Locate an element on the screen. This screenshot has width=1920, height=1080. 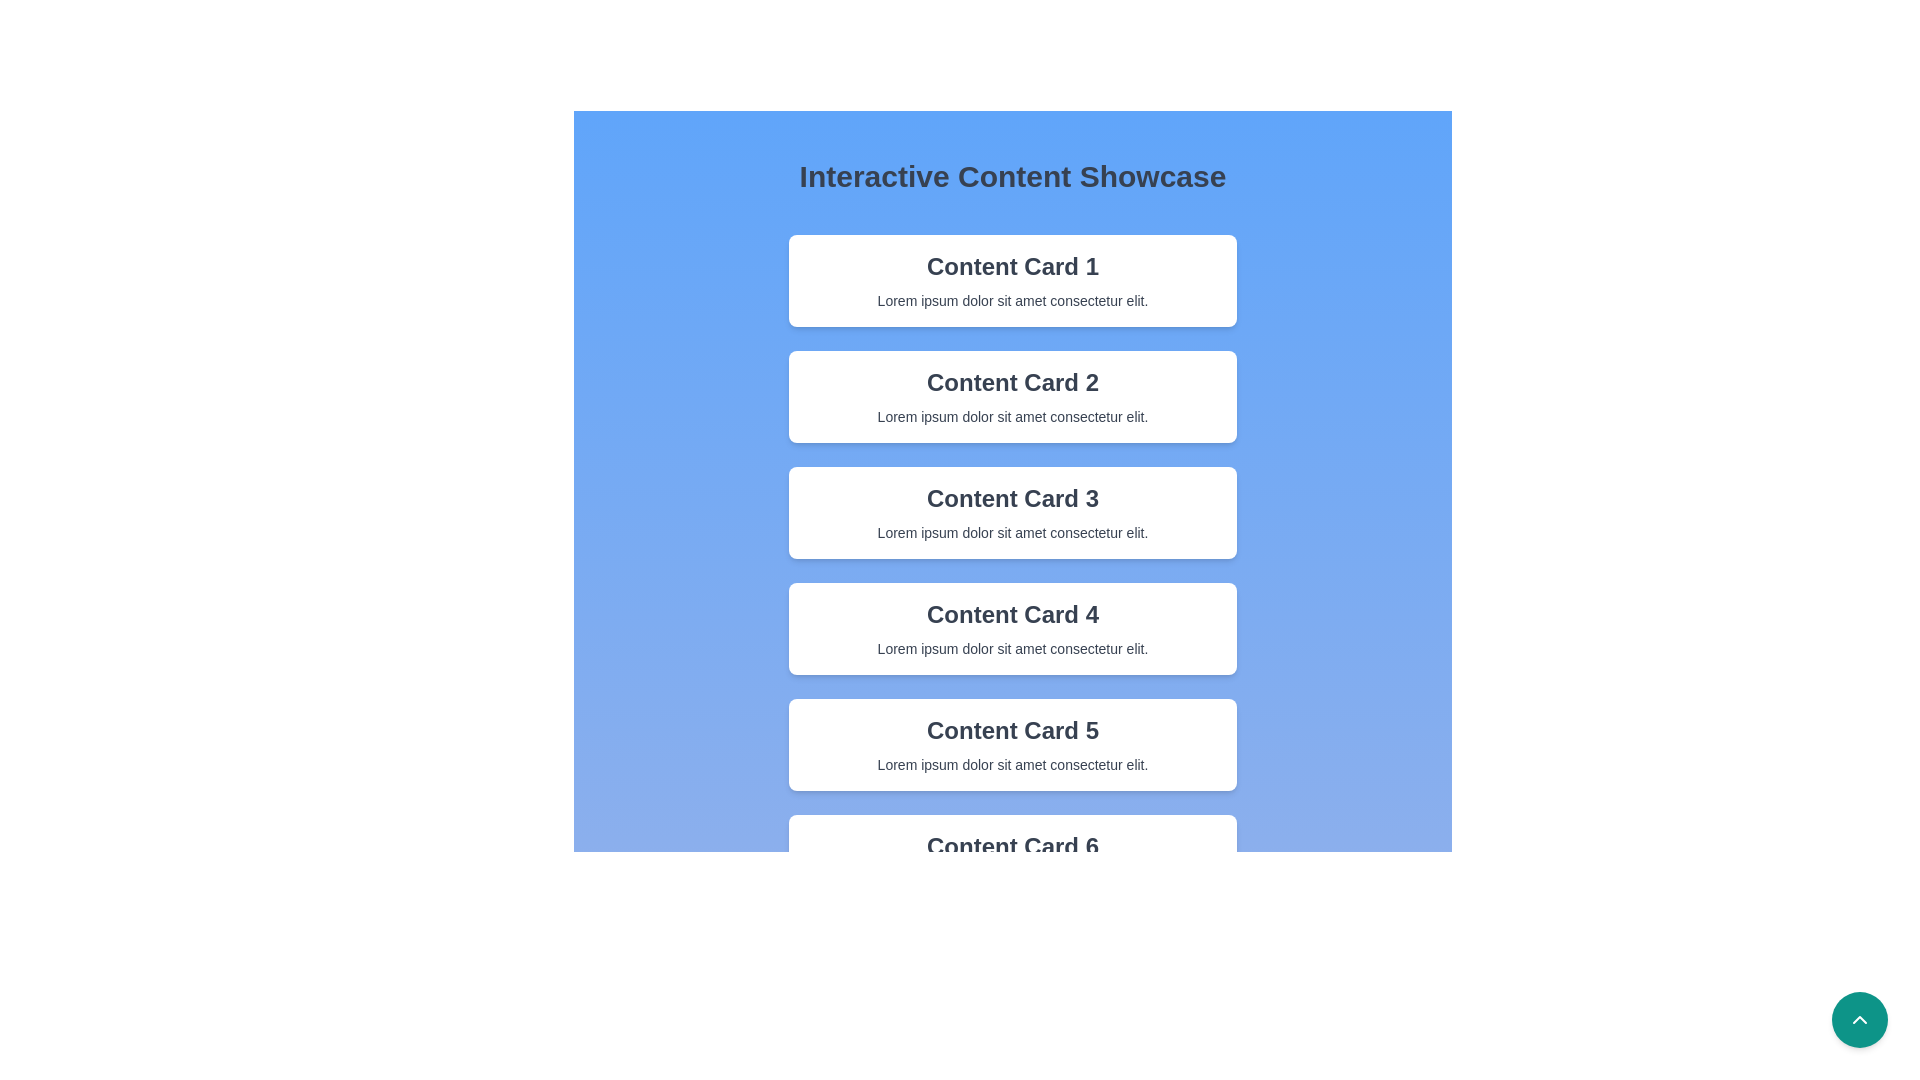
the prominent header text located at the top of the page, which is styled as a bold, large-sized title is located at coordinates (1012, 176).